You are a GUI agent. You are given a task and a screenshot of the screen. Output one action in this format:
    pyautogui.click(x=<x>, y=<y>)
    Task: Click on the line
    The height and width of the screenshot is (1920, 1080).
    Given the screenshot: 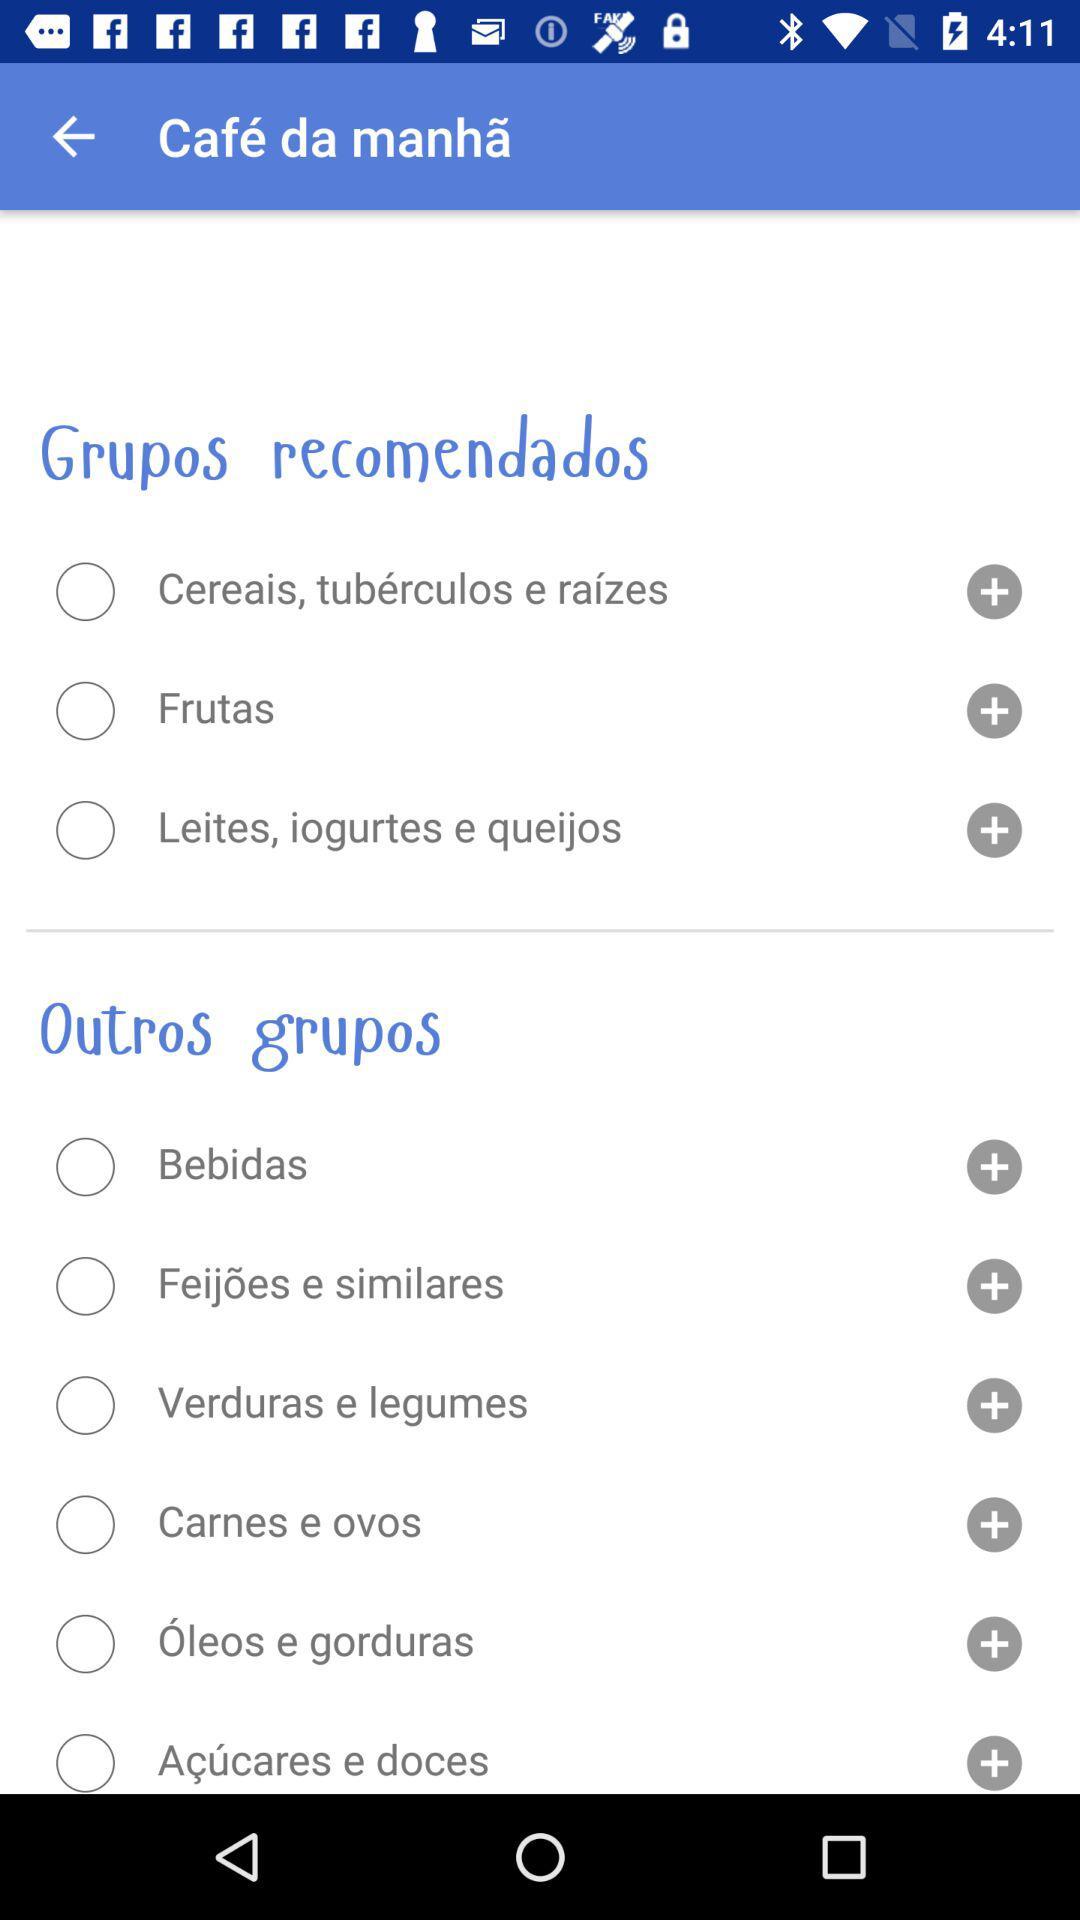 What is the action you would take?
    pyautogui.click(x=84, y=1286)
    